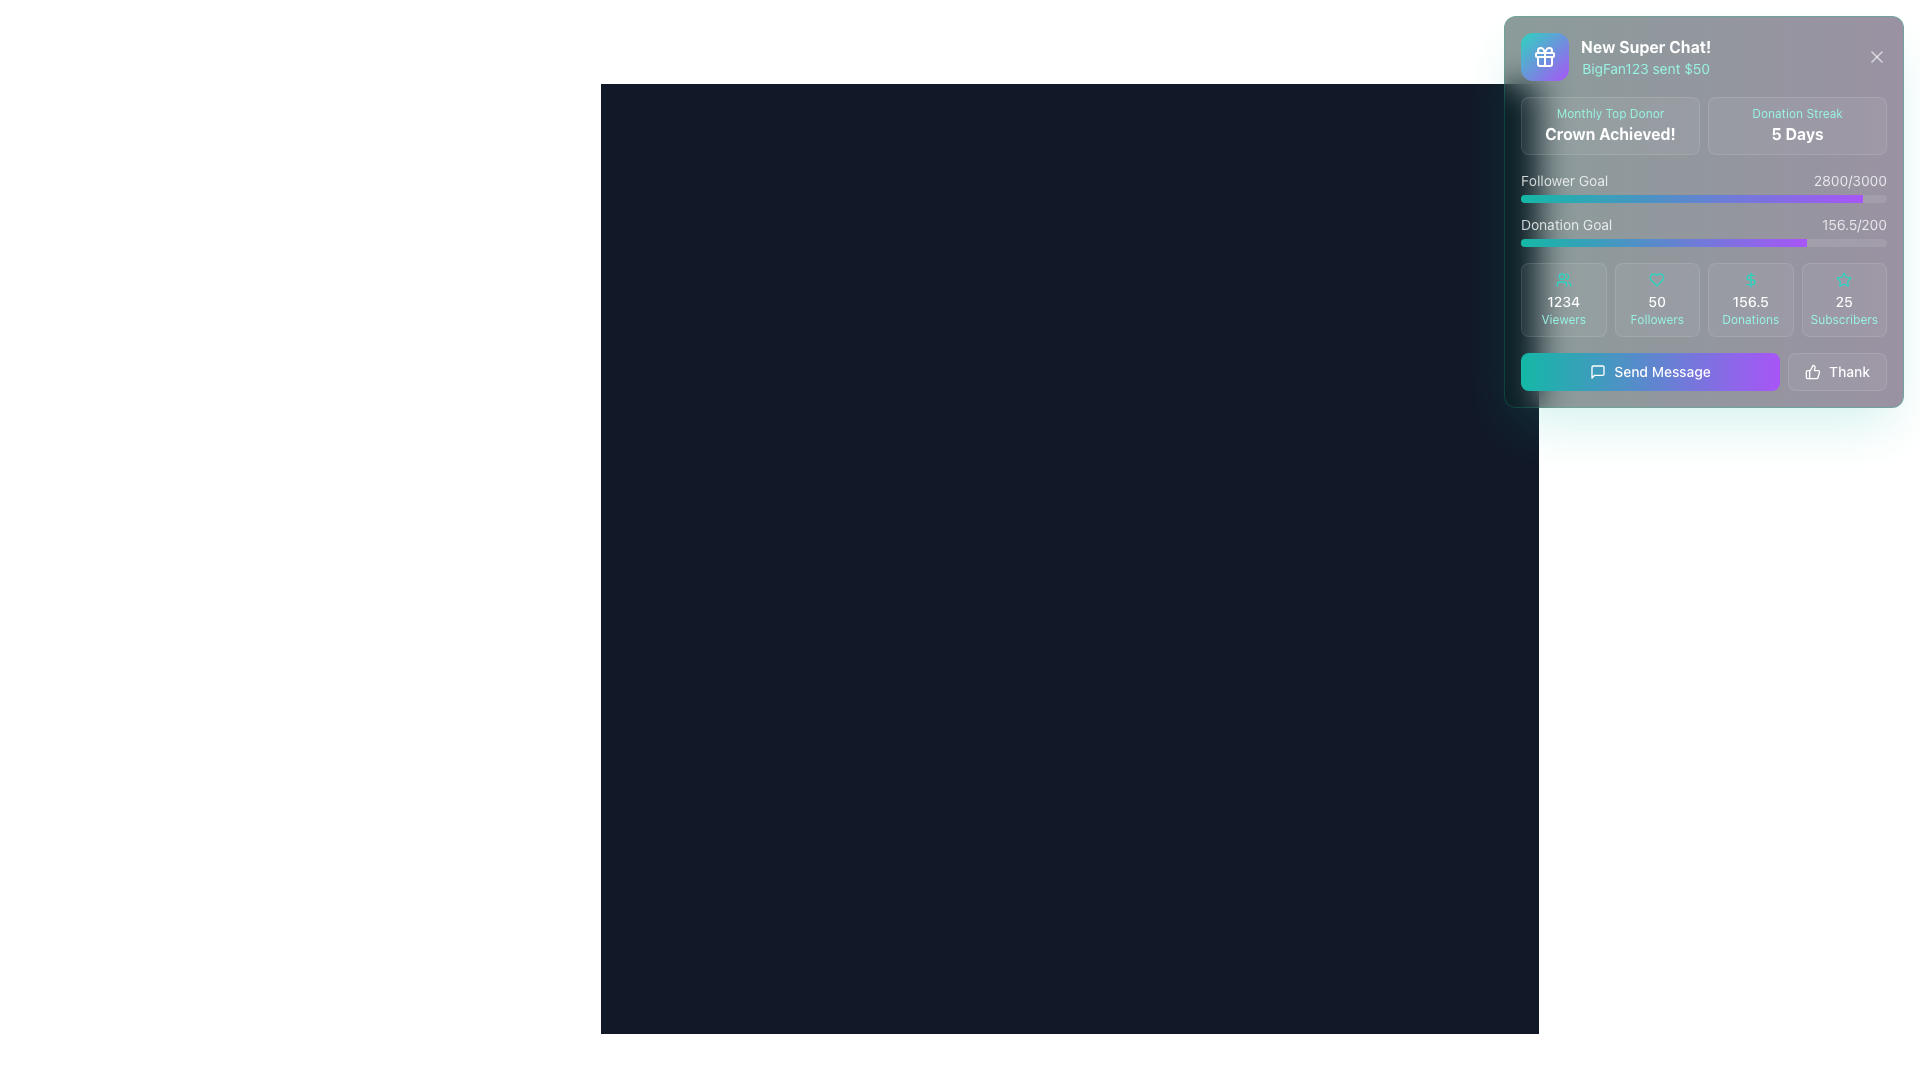 This screenshot has height=1080, width=1920. What do you see at coordinates (1610, 134) in the screenshot?
I see `achievement title text label located just below the 'Monthly Top Donor' label in the user interface section, which is styled to emphasize its celebratory nature` at bounding box center [1610, 134].